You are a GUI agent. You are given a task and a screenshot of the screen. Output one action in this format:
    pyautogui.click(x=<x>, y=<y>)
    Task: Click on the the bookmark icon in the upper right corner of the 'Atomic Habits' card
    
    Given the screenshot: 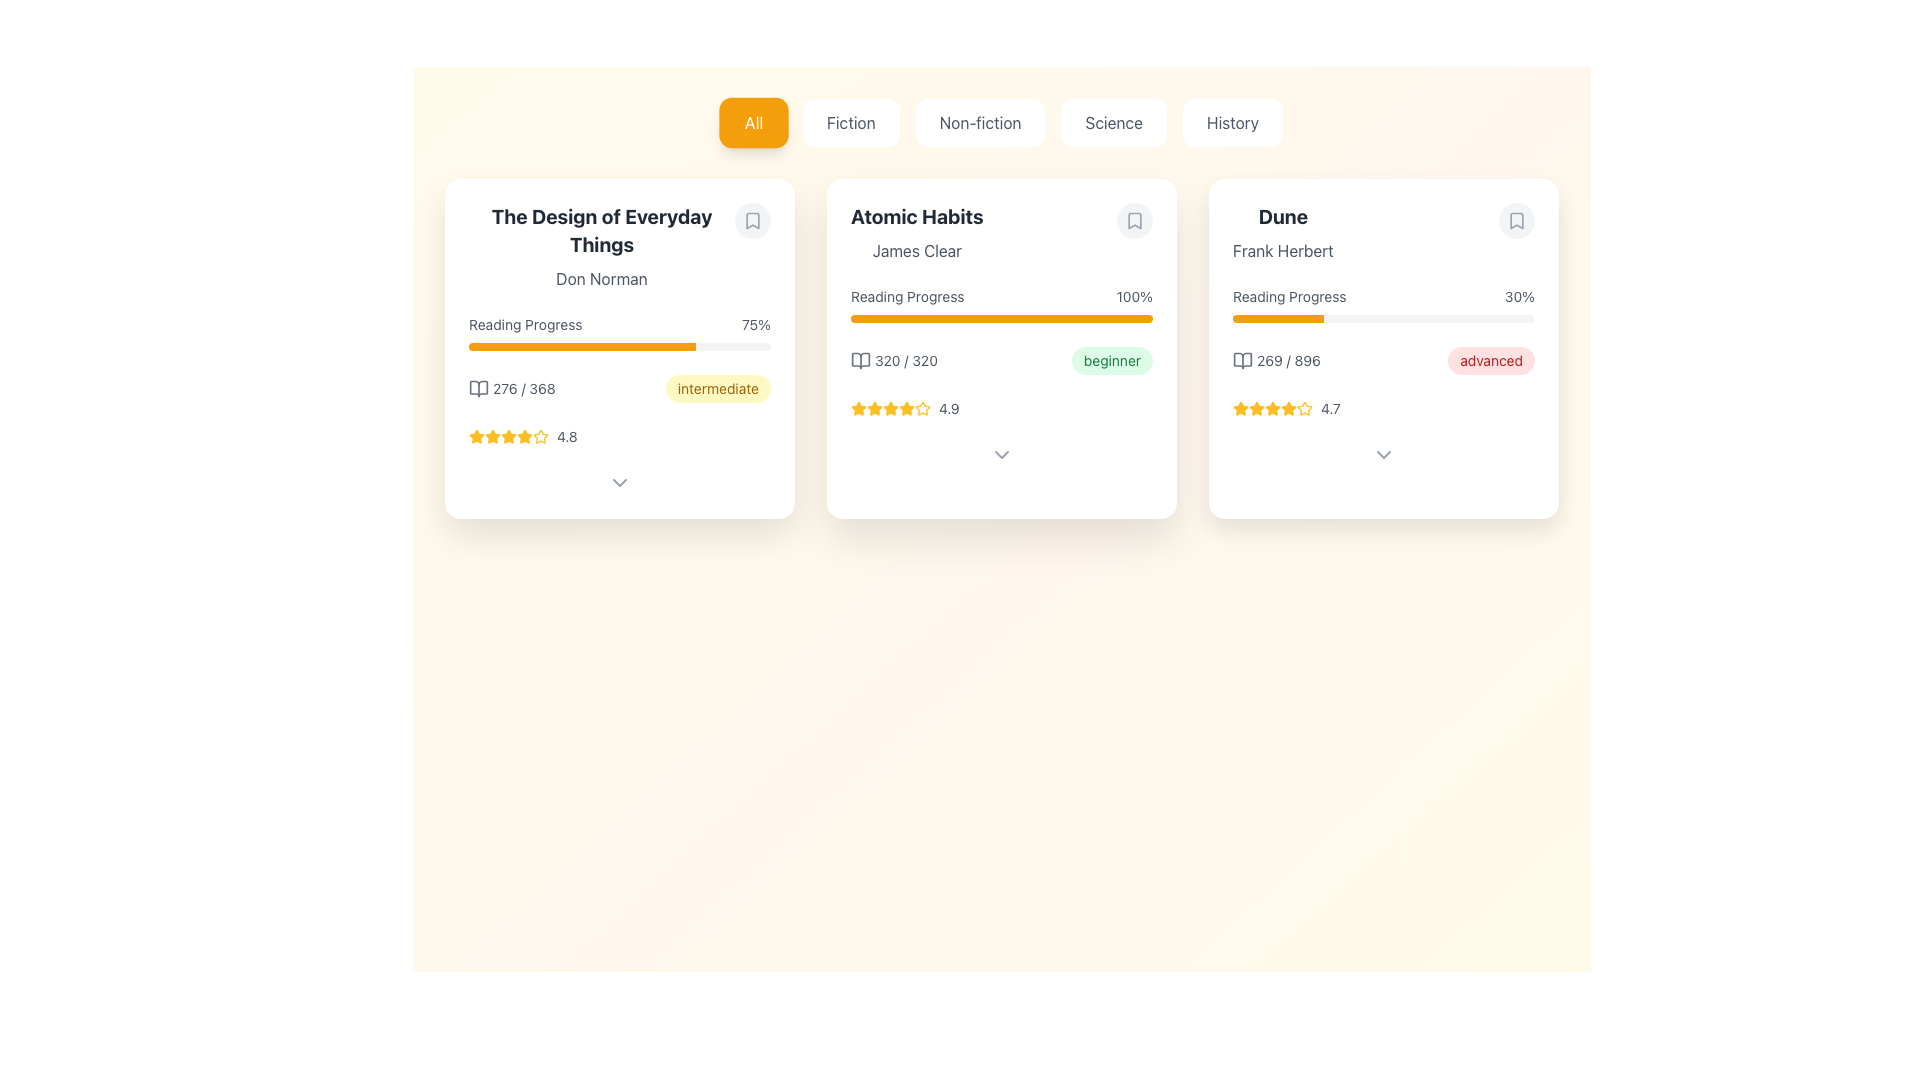 What is the action you would take?
    pyautogui.click(x=1134, y=220)
    